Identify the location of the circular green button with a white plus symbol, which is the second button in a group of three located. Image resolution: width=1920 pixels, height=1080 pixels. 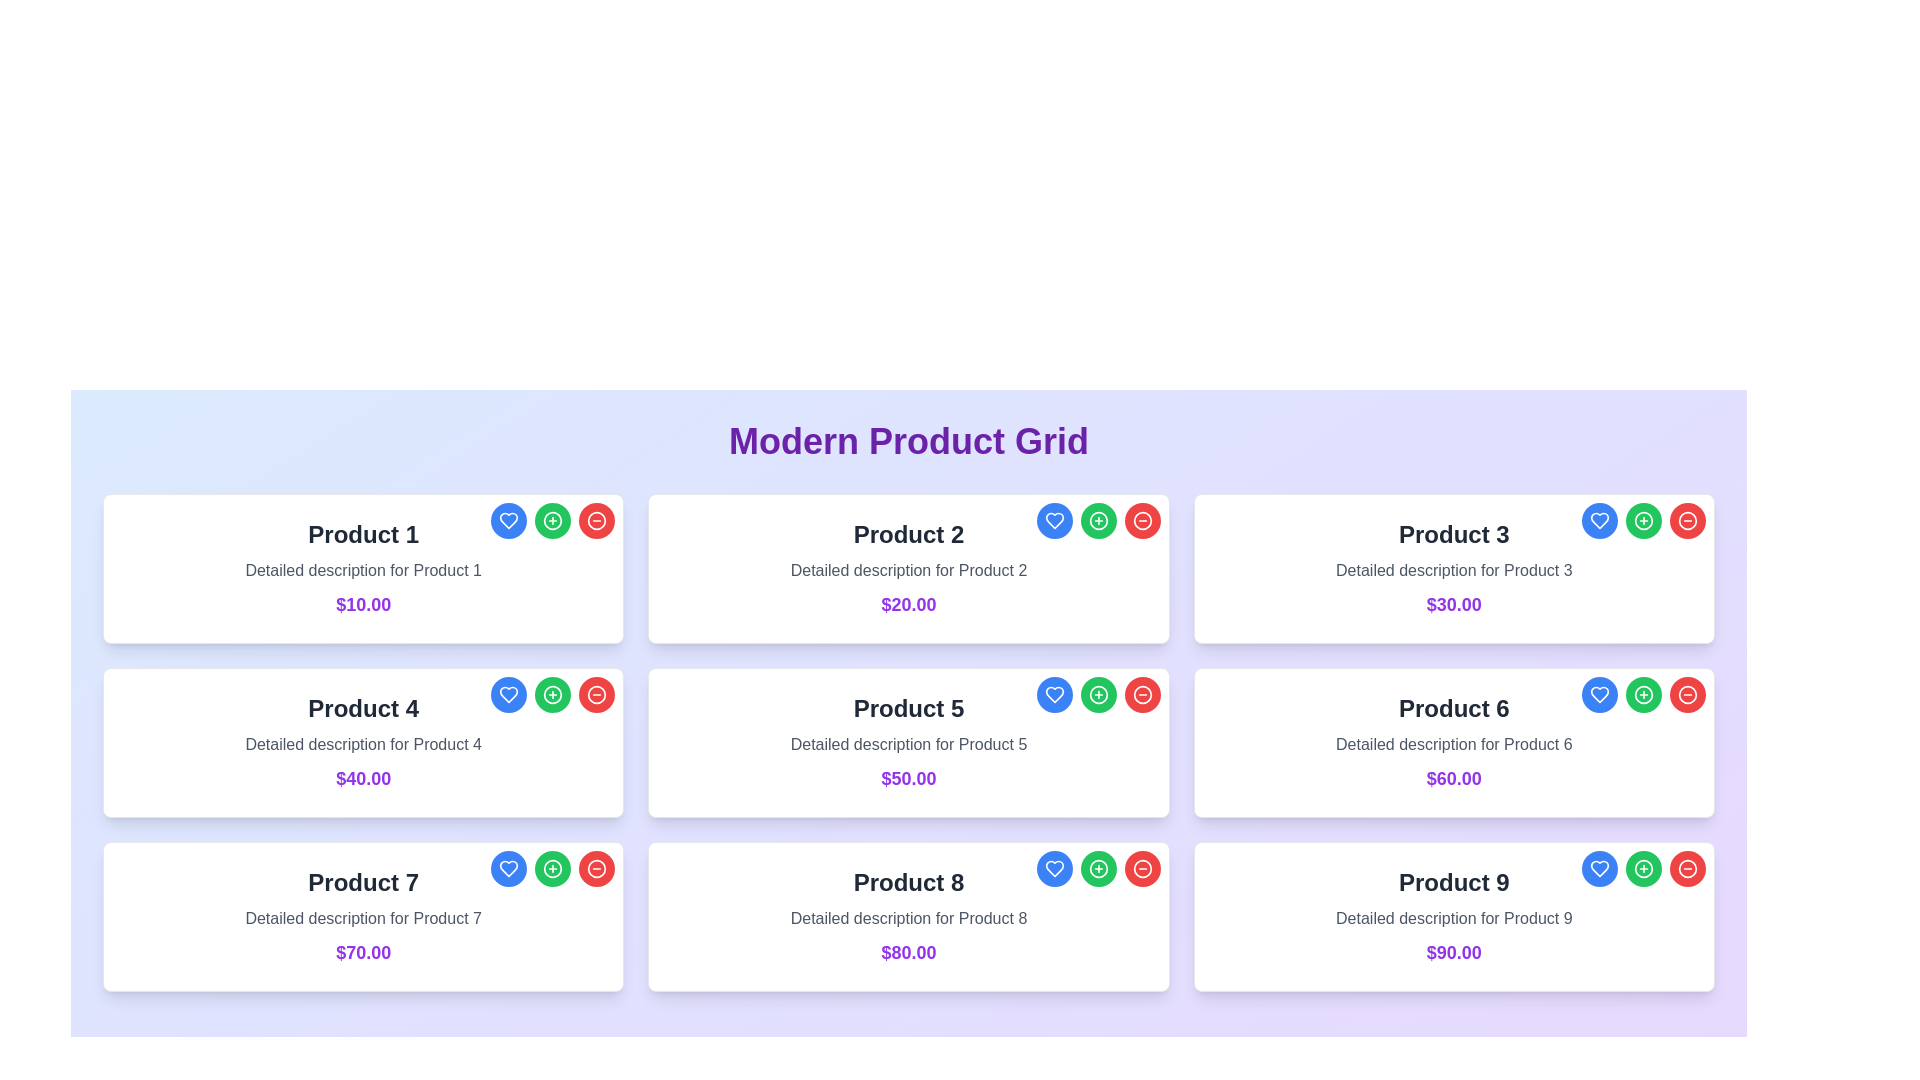
(553, 867).